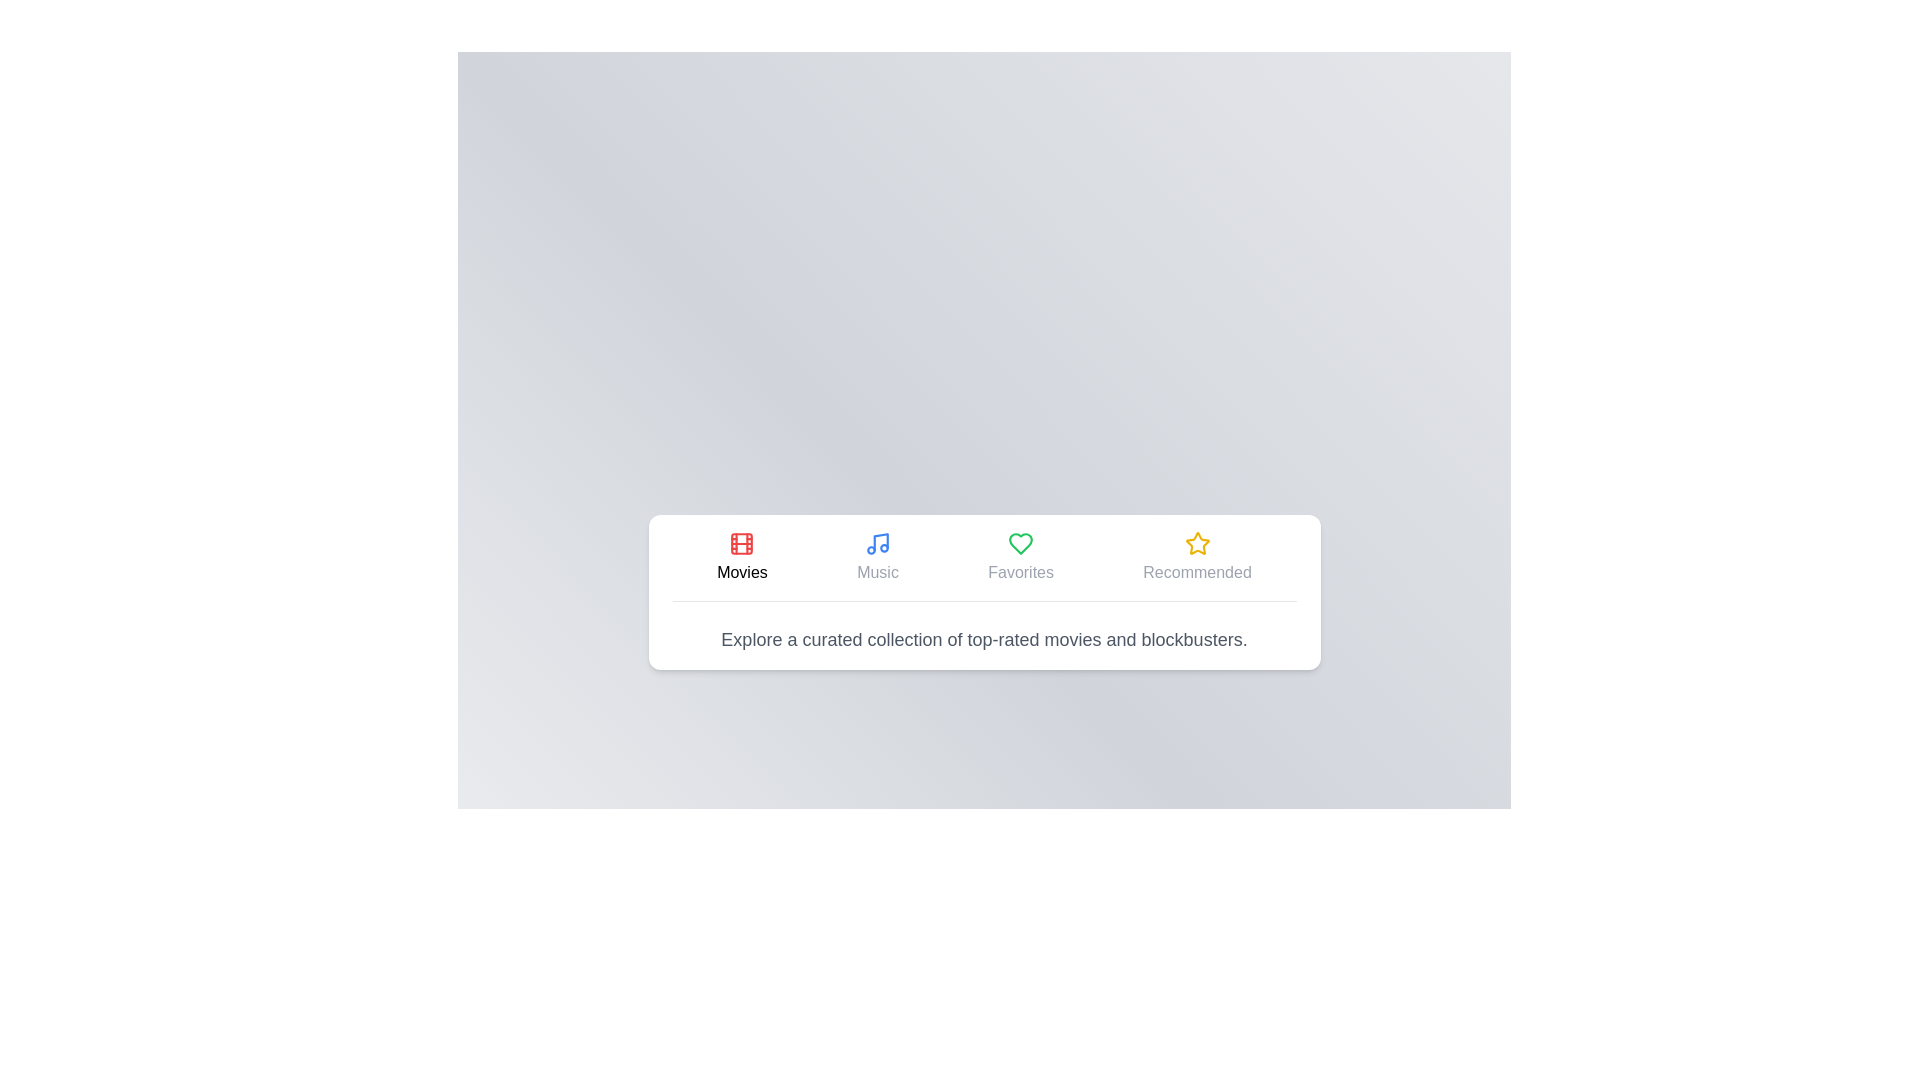  Describe the element at coordinates (878, 557) in the screenshot. I see `the Music tab to observe style changes` at that location.